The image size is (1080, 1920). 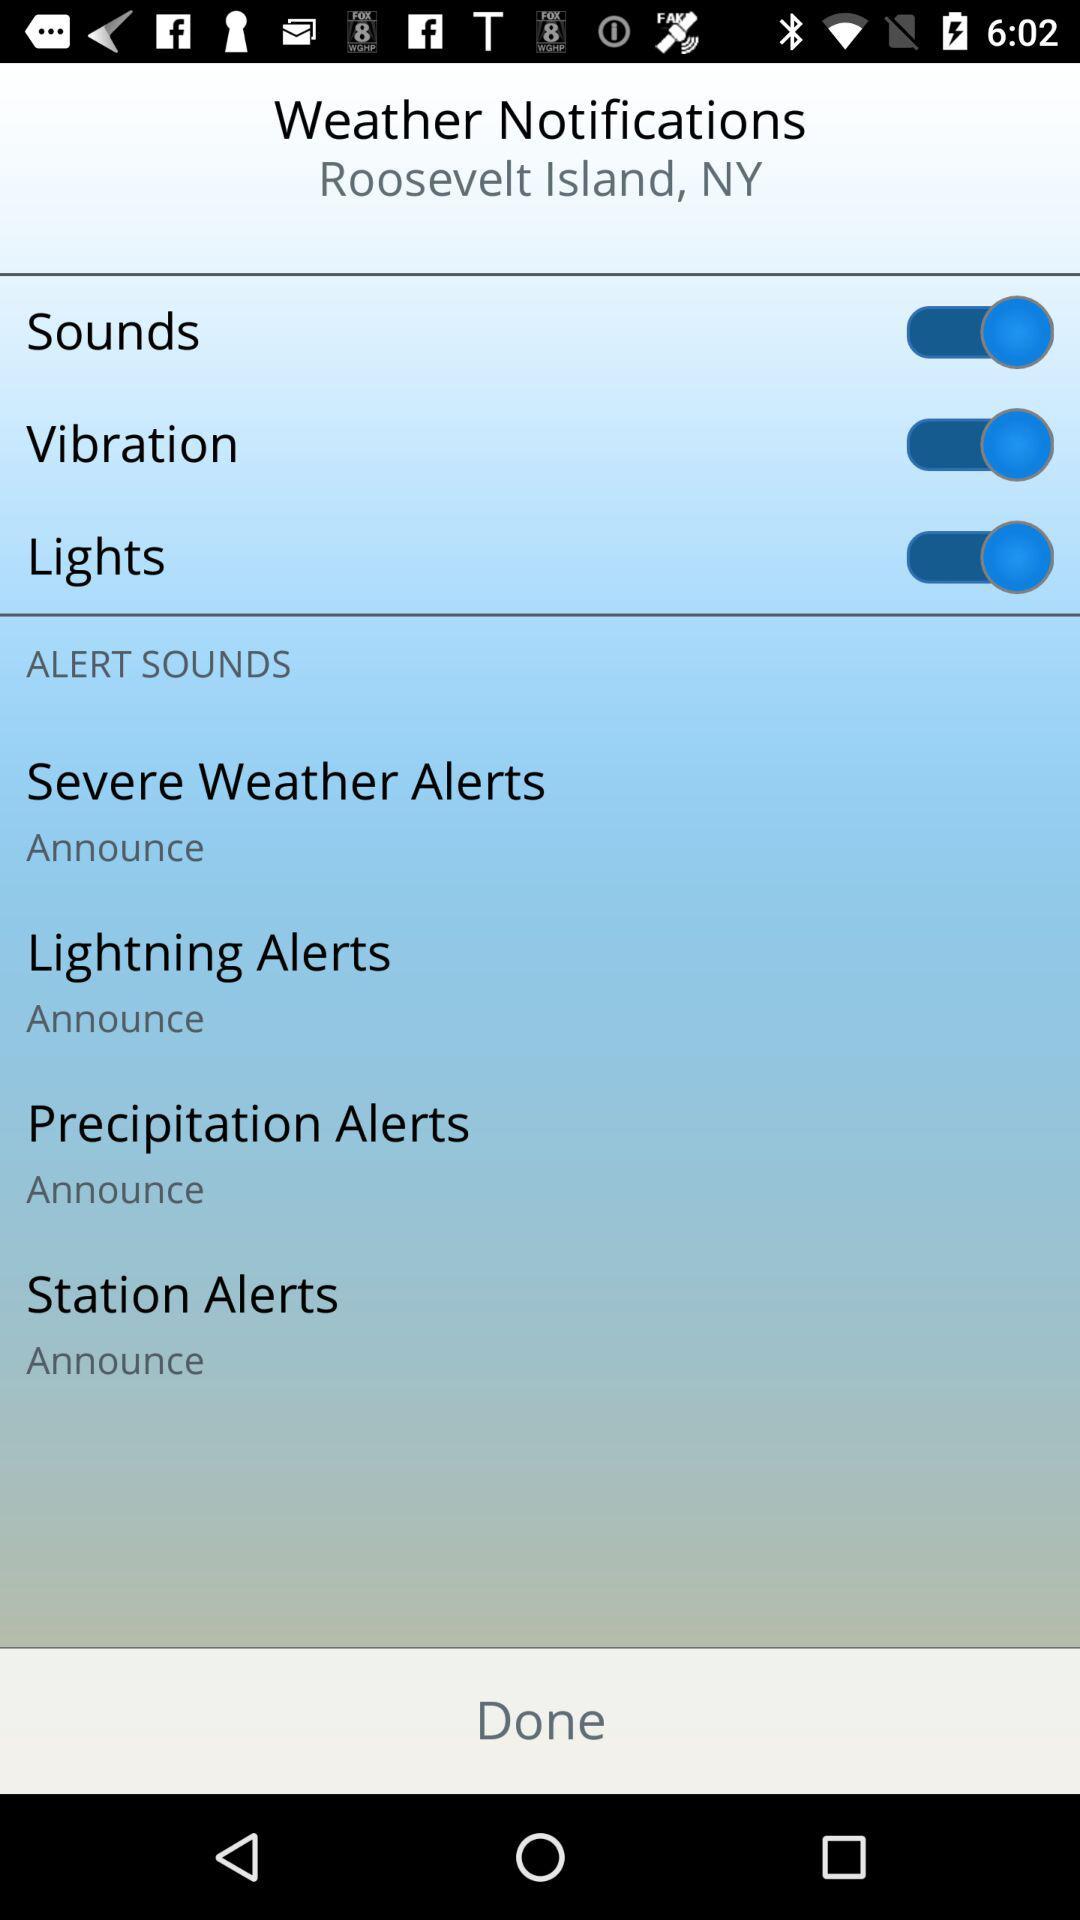 I want to click on the lights icon, so click(x=540, y=557).